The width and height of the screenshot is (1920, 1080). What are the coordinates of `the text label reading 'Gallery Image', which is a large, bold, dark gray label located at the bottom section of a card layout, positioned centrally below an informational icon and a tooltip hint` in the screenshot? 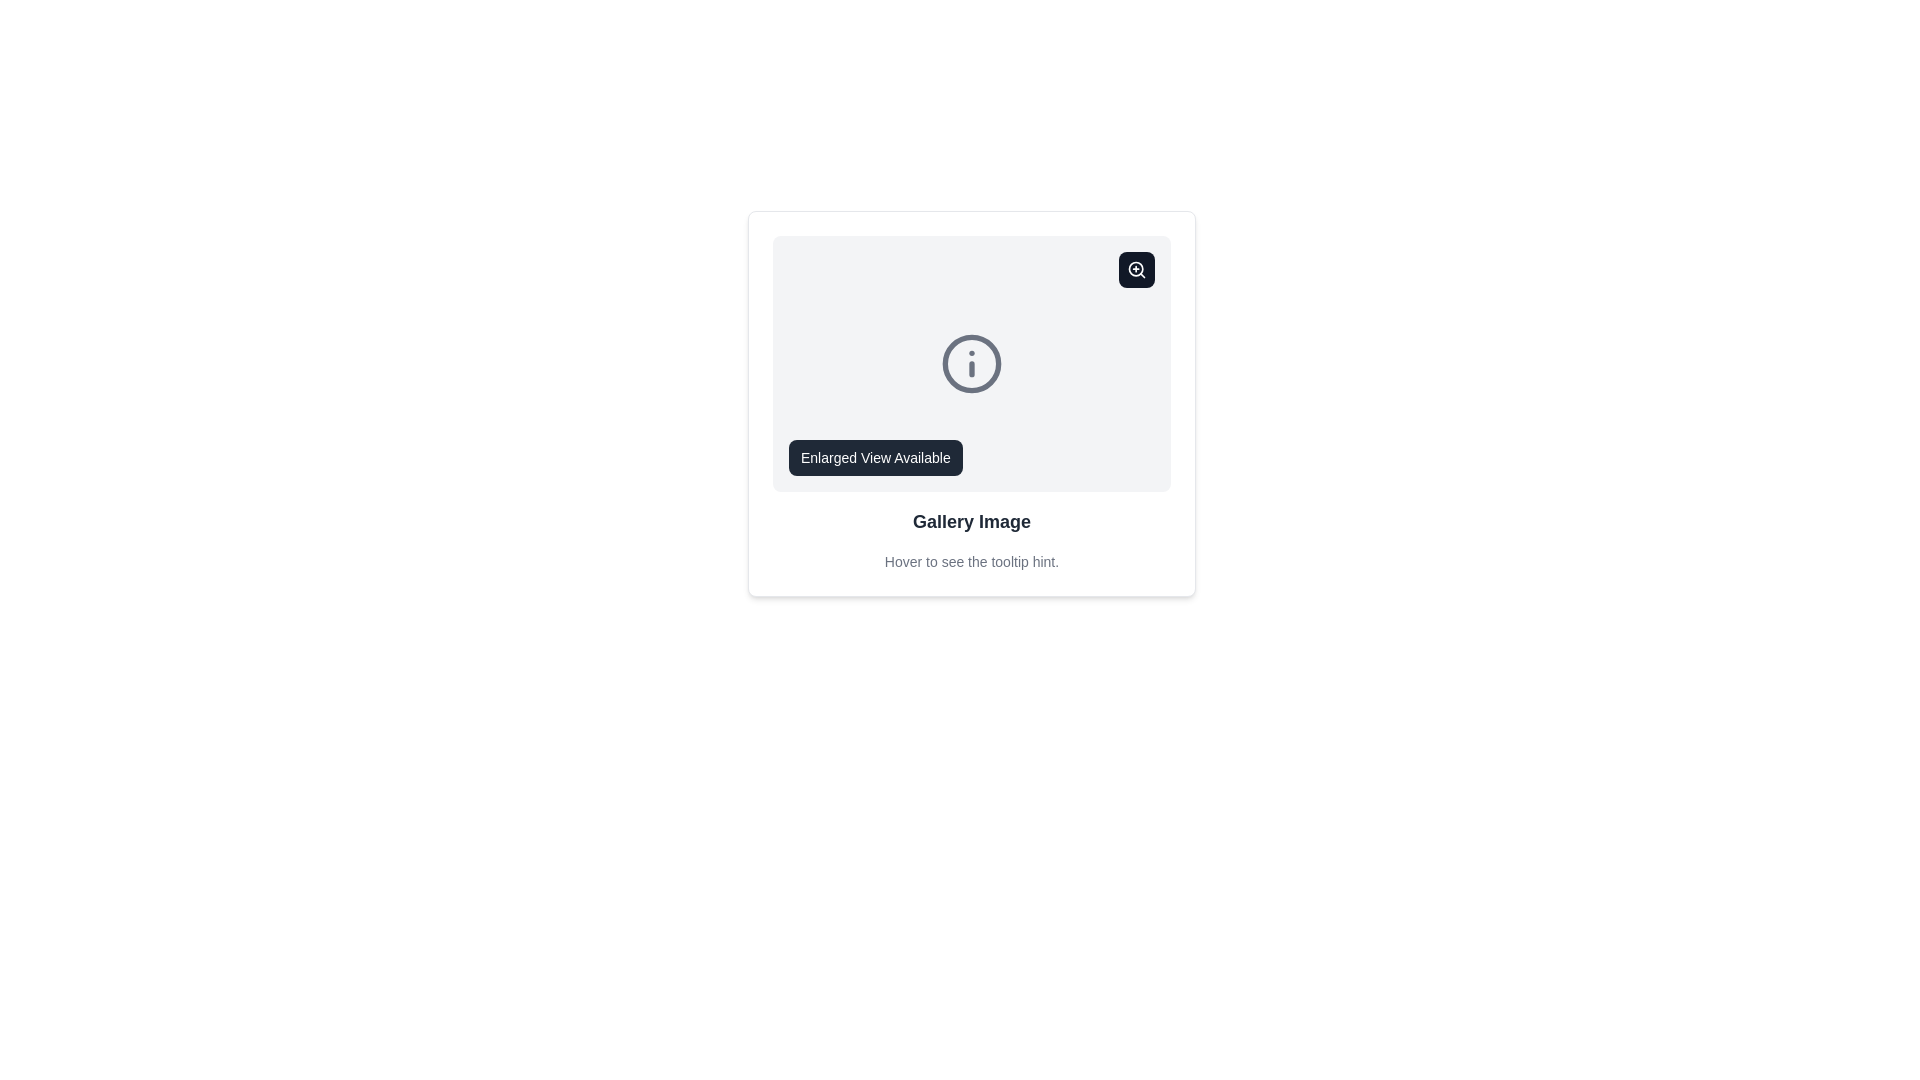 It's located at (971, 520).